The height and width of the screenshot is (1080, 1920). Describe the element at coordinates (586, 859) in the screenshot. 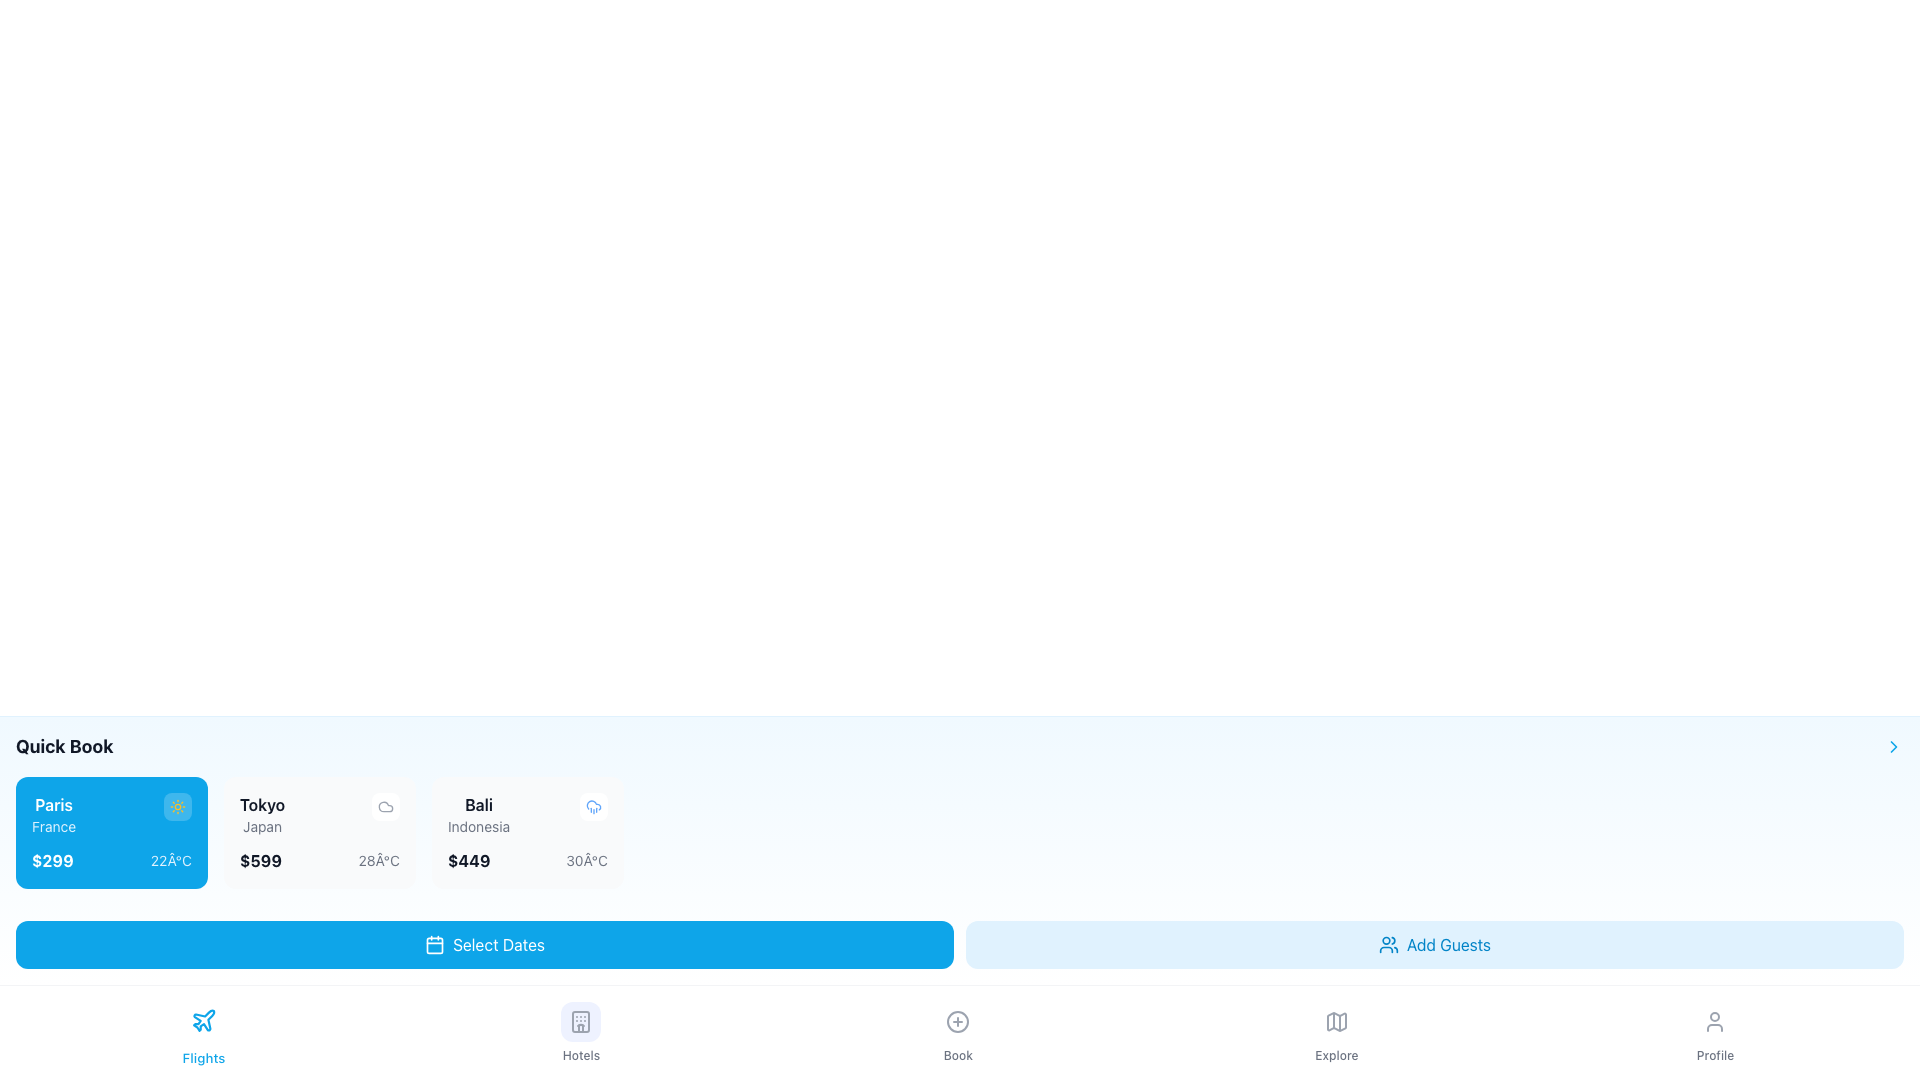

I see `the temperature display text label for Bali, located to the right of the '$449' price text in the 'Bali Indonesia' section` at that location.